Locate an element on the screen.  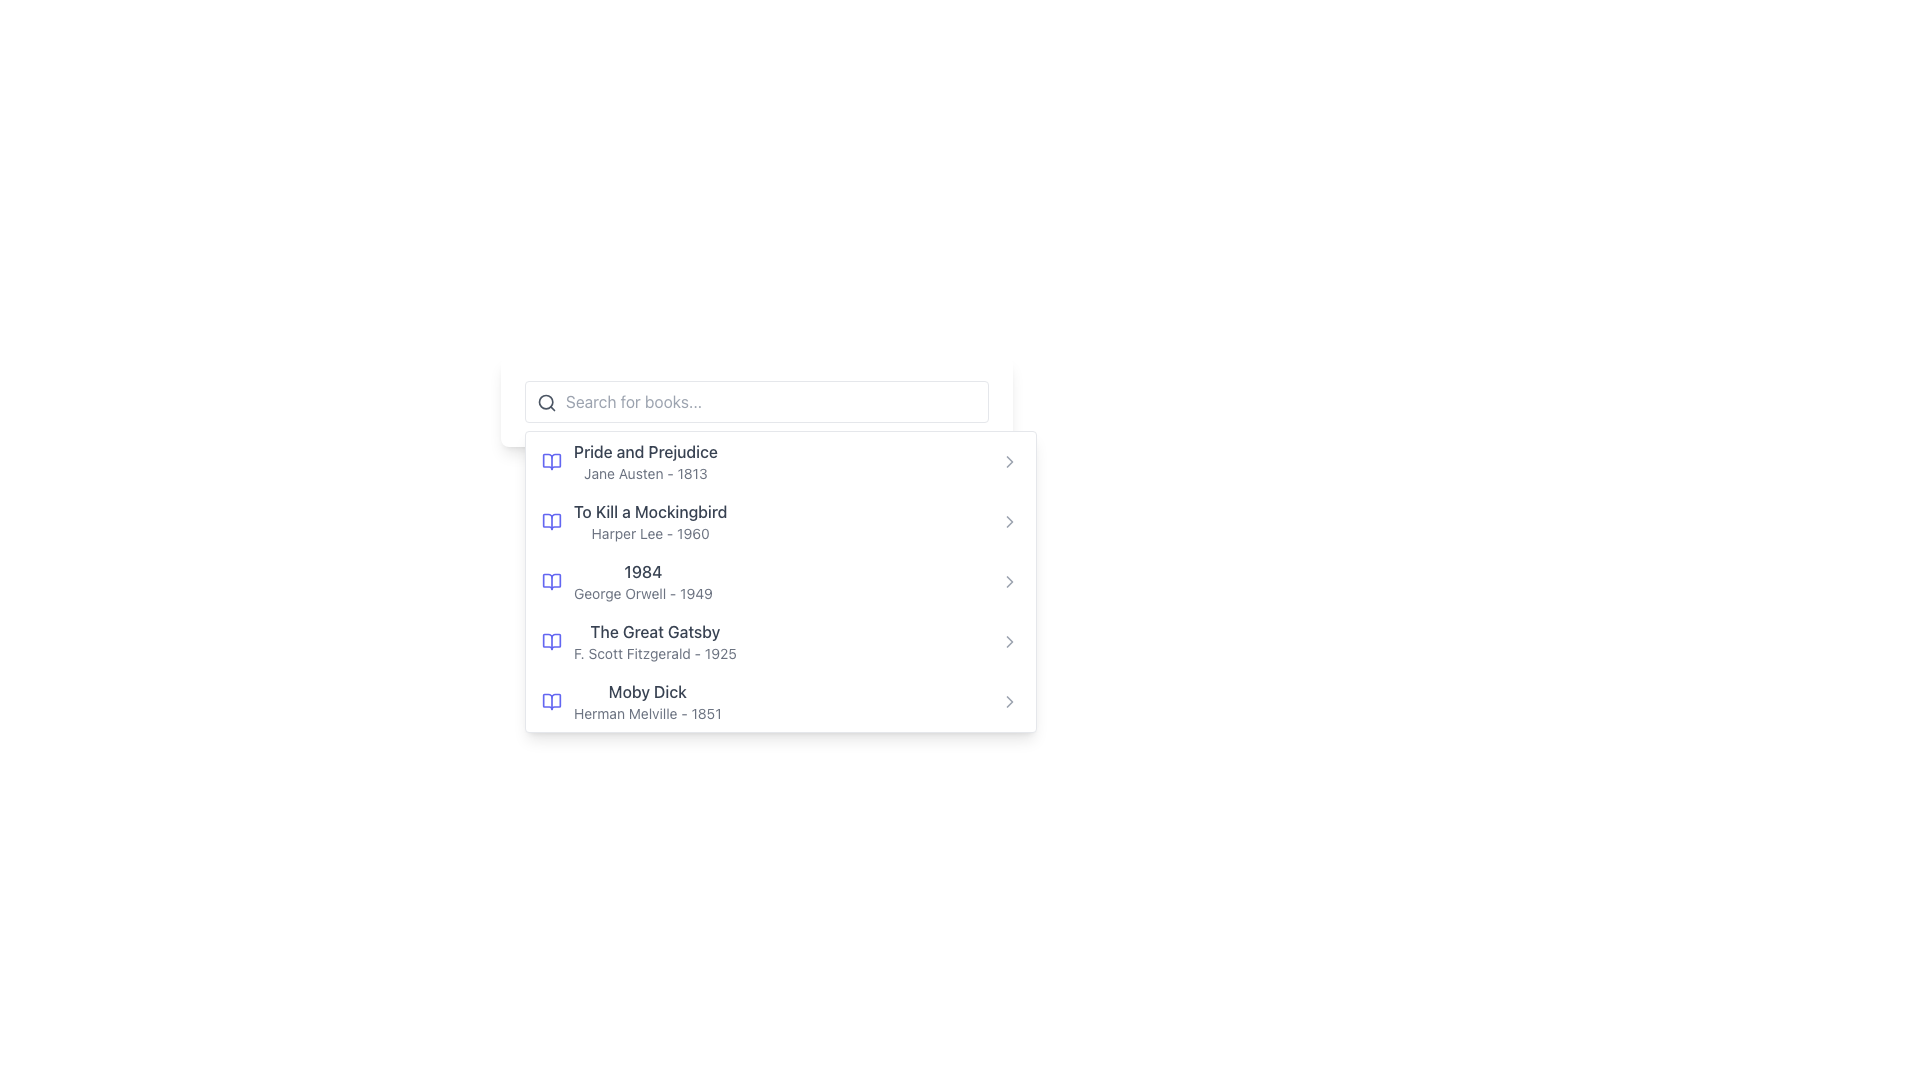
static text element displaying 'F. Scott Fitzgerald - 1925', which is styled in light gray and located below 'The Great Gatsby' is located at coordinates (655, 654).